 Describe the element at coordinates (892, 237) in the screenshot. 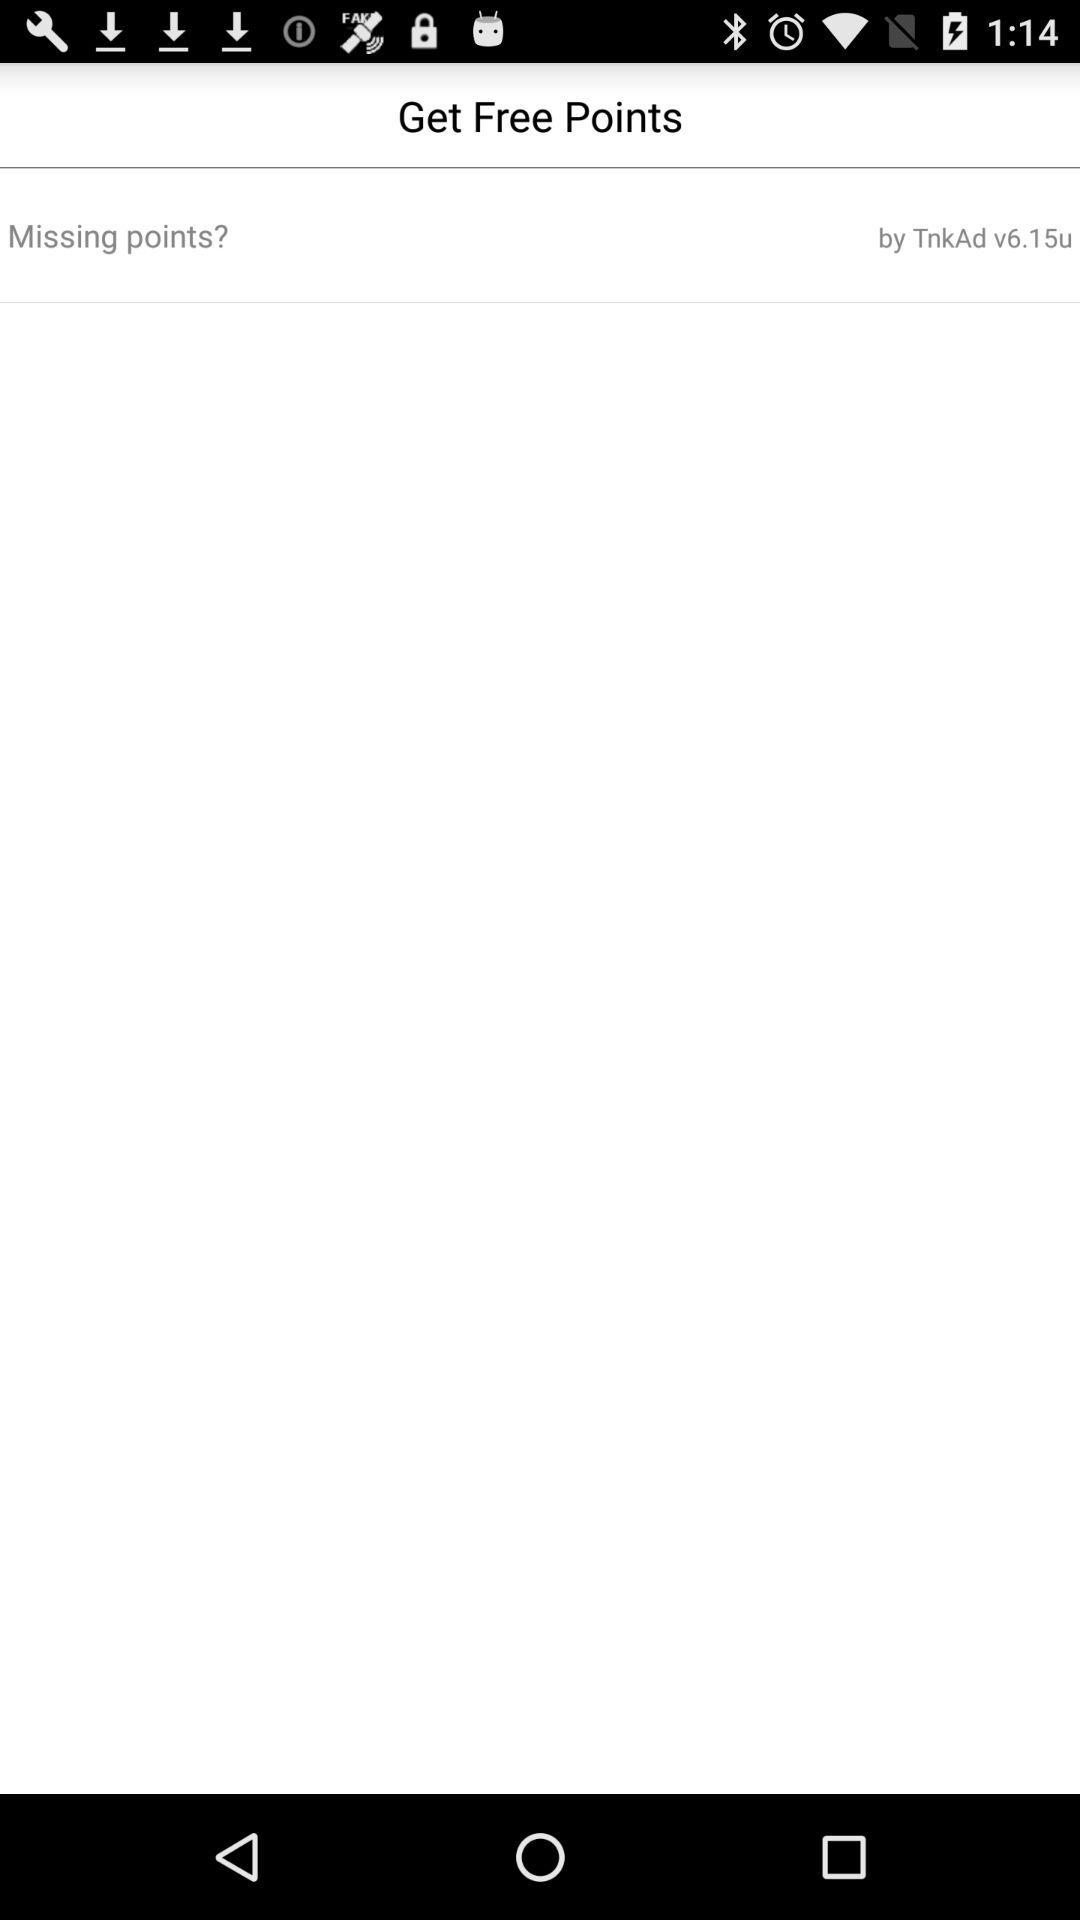

I see `the icon to the right of the missing points? icon` at that location.